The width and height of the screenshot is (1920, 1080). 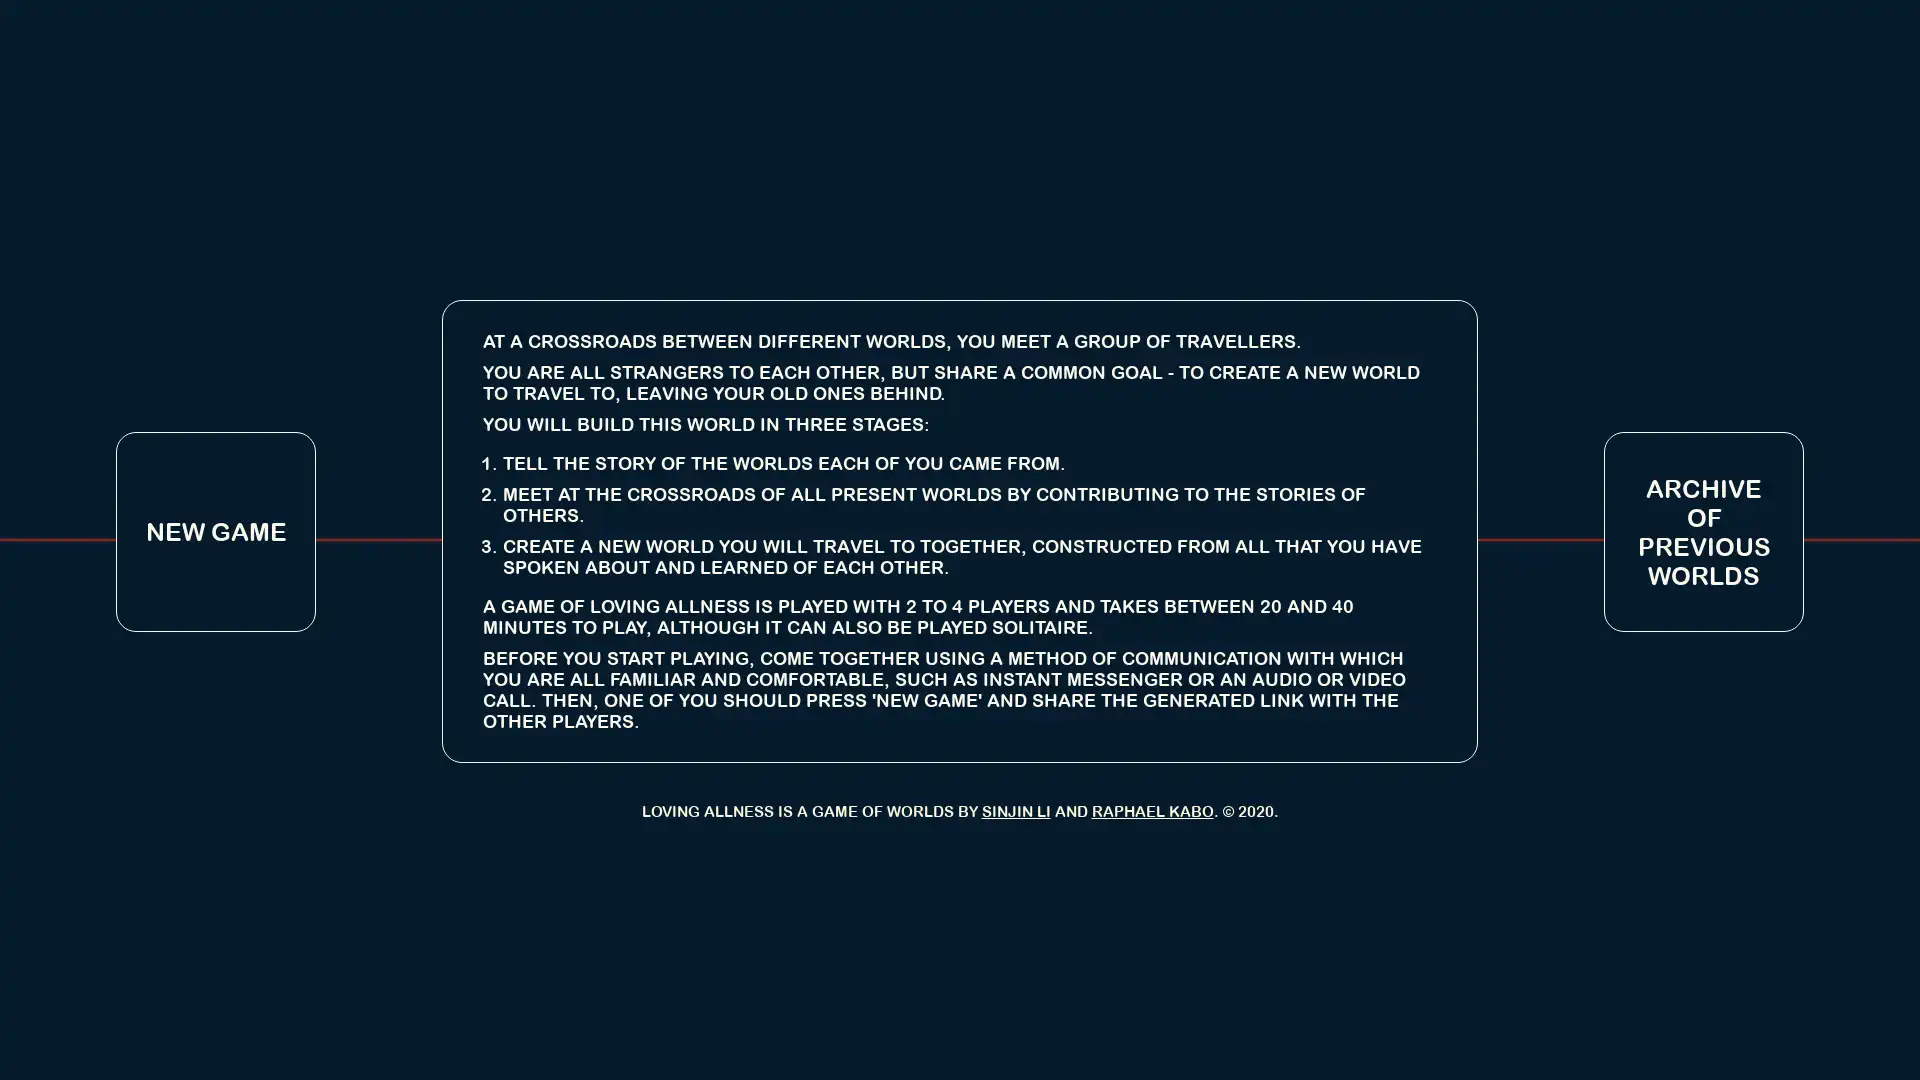 I want to click on NEW GAME, so click(x=216, y=530).